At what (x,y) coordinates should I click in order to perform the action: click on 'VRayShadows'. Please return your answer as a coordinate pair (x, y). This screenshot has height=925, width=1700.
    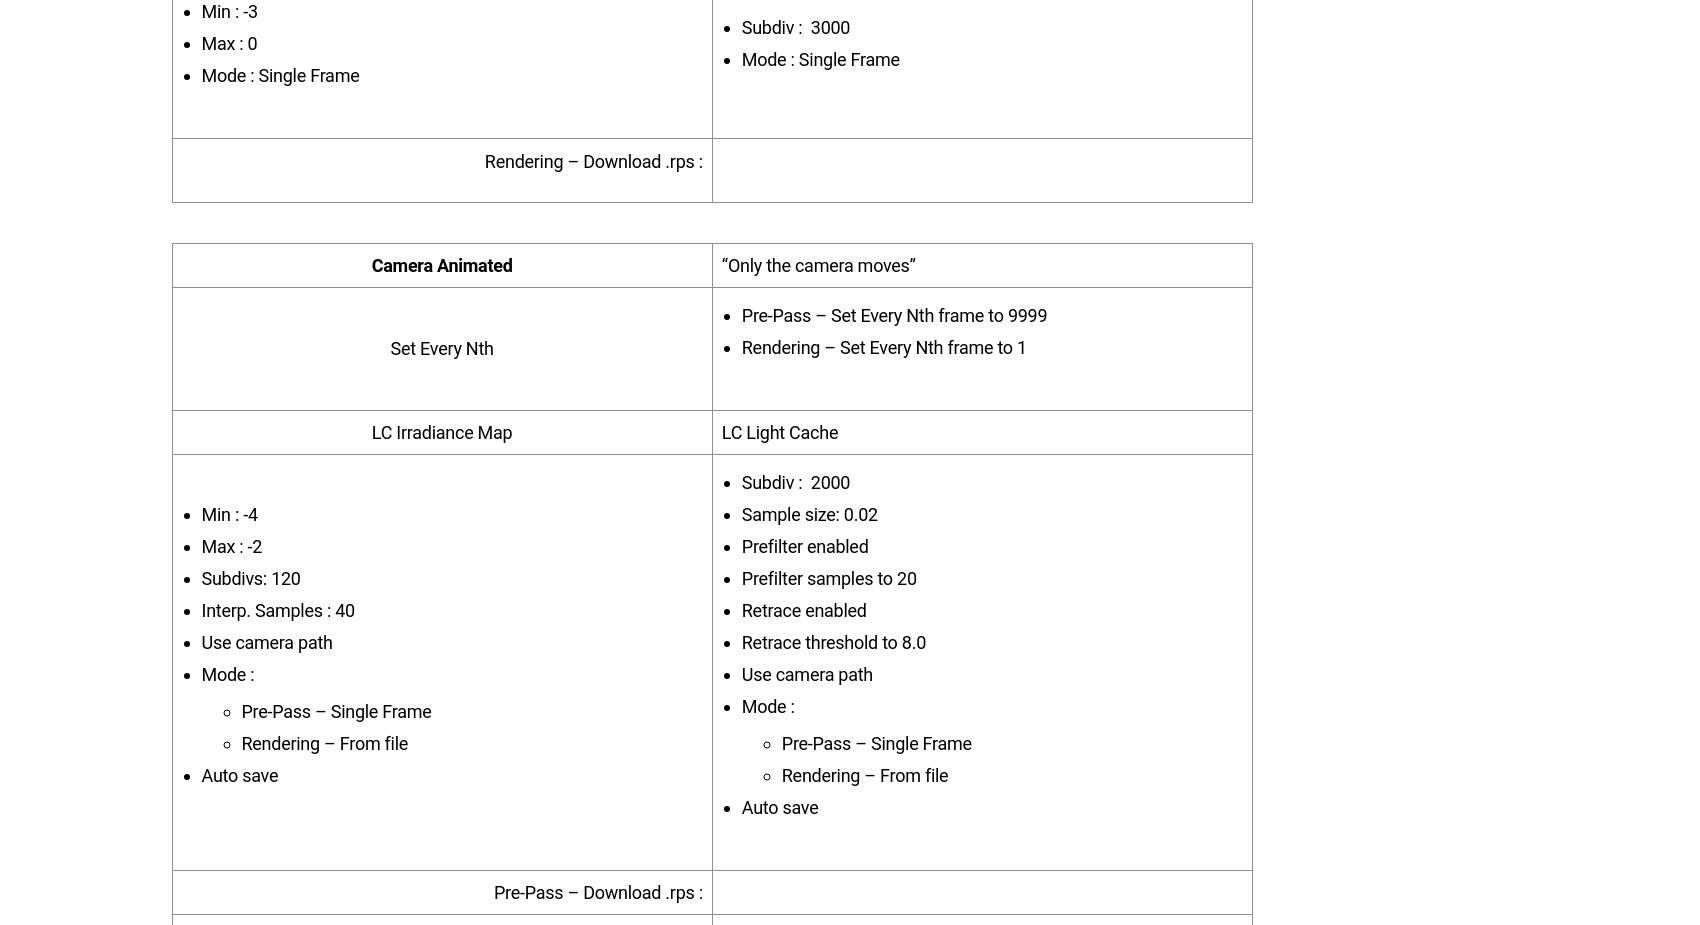
    Looking at the image, I should click on (711, 182).